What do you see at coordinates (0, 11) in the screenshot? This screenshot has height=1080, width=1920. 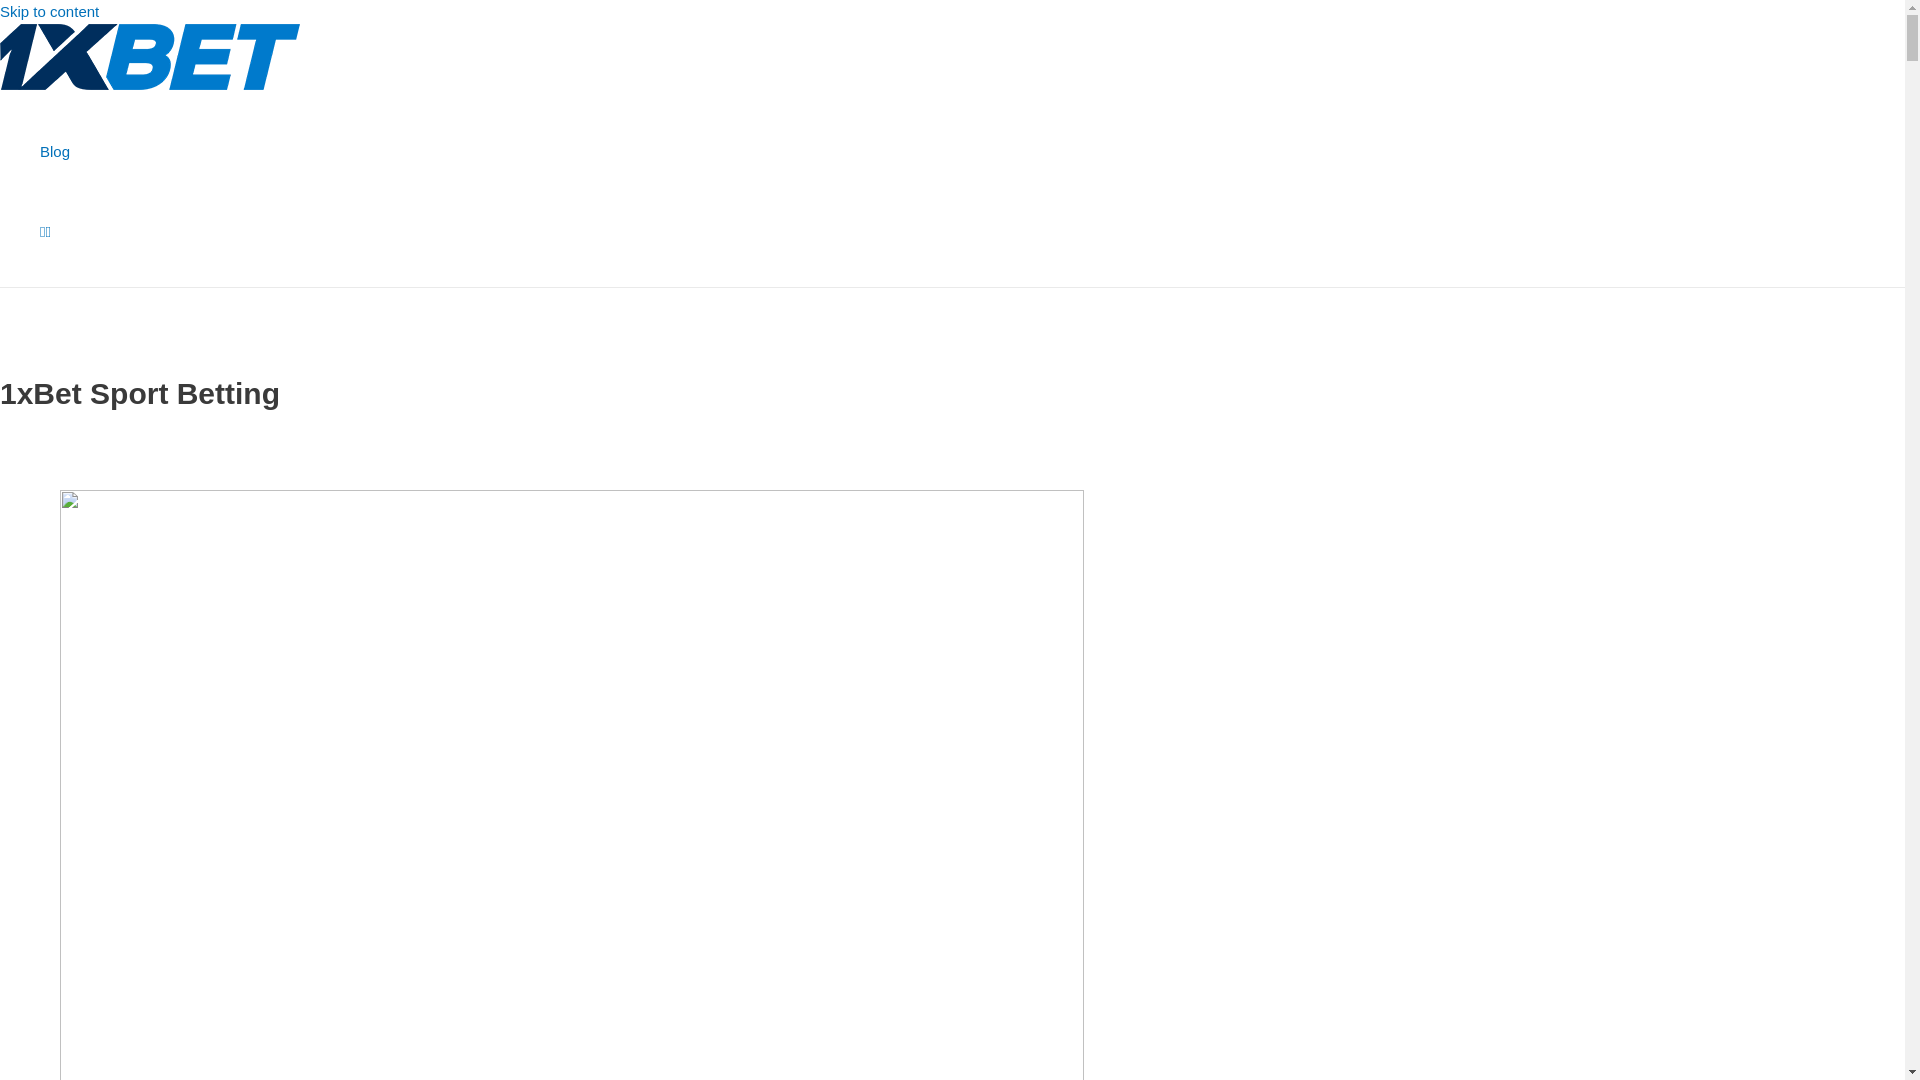 I see `'Skip to content'` at bounding box center [0, 11].